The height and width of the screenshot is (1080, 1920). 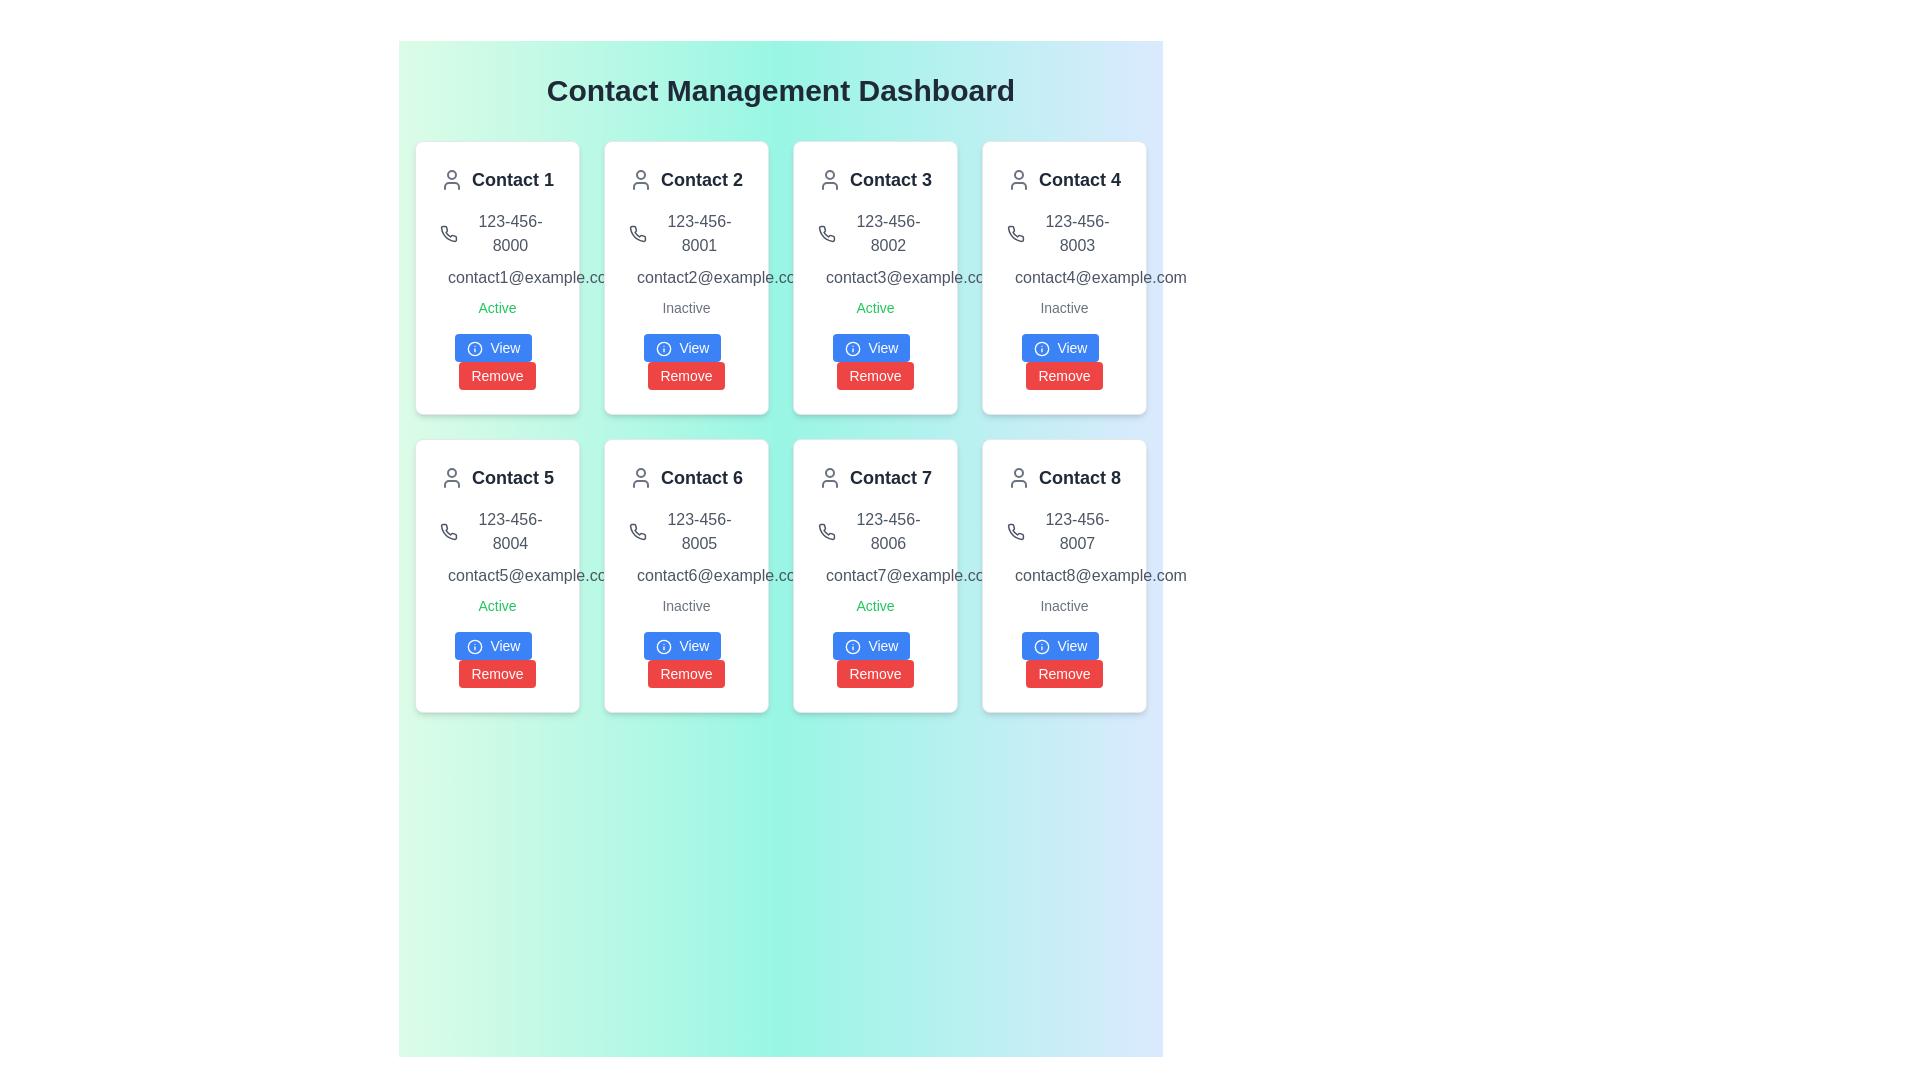 I want to click on the remove button located at the bottom of the Contact 3 card, so click(x=875, y=362).